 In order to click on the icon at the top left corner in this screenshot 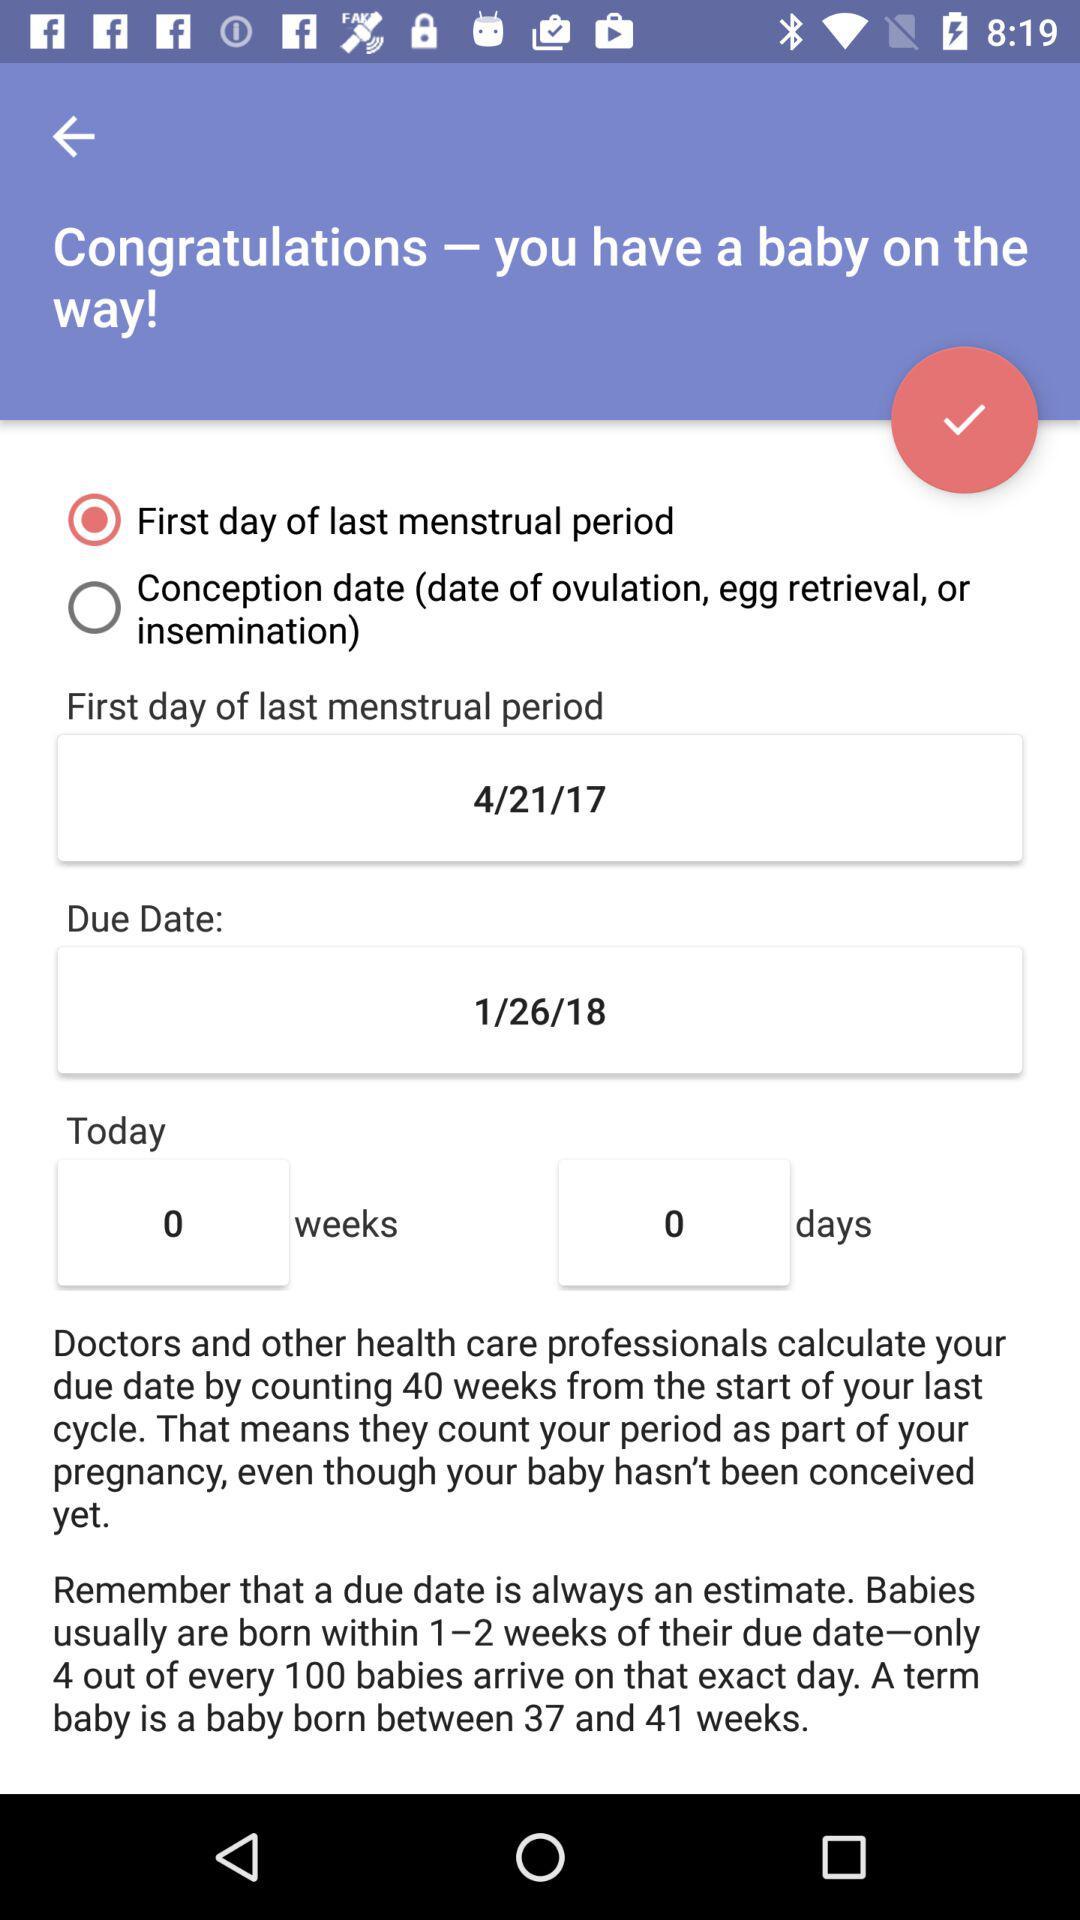, I will do `click(72, 135)`.